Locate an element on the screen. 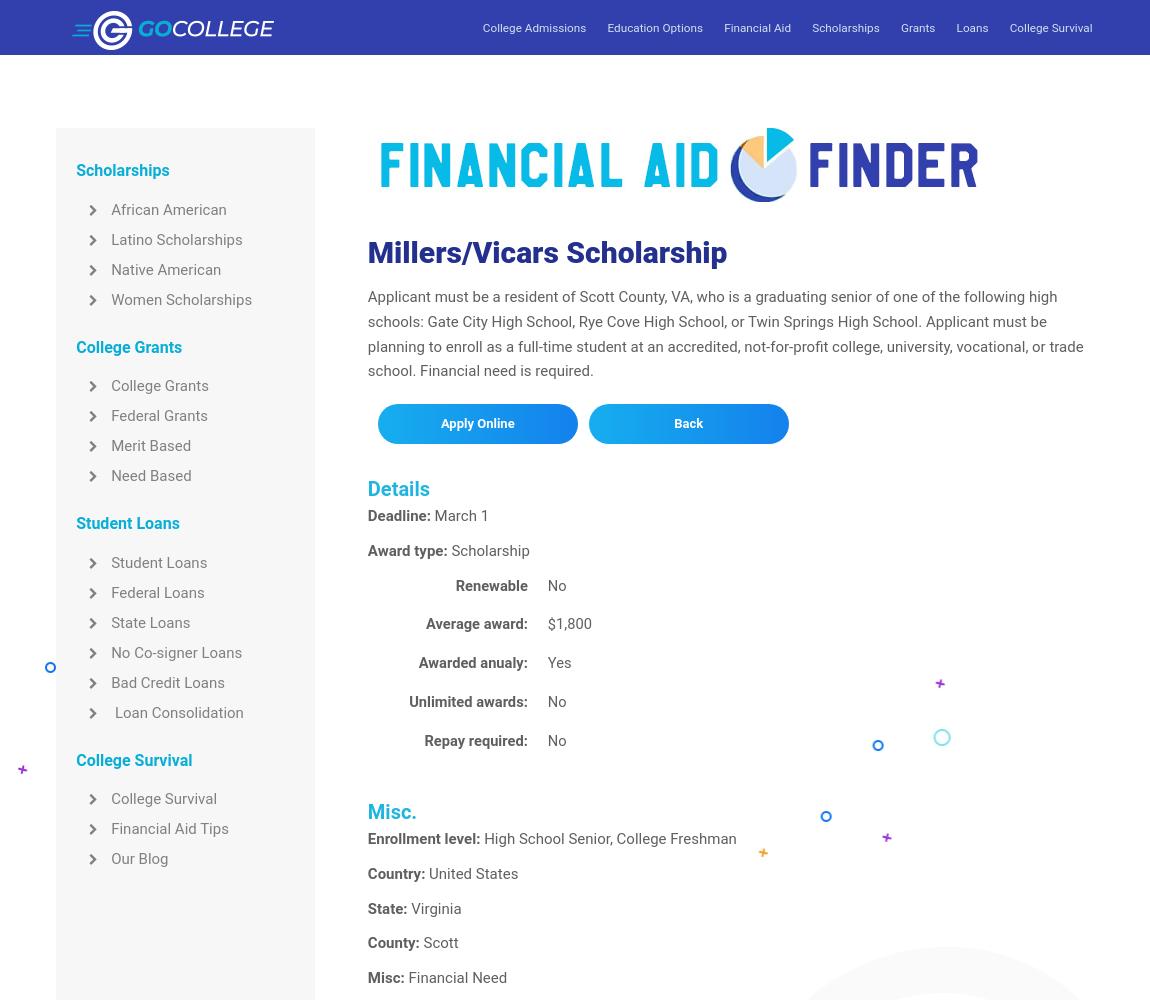 This screenshot has width=1150, height=1000. 'Native American' is located at coordinates (164, 269).